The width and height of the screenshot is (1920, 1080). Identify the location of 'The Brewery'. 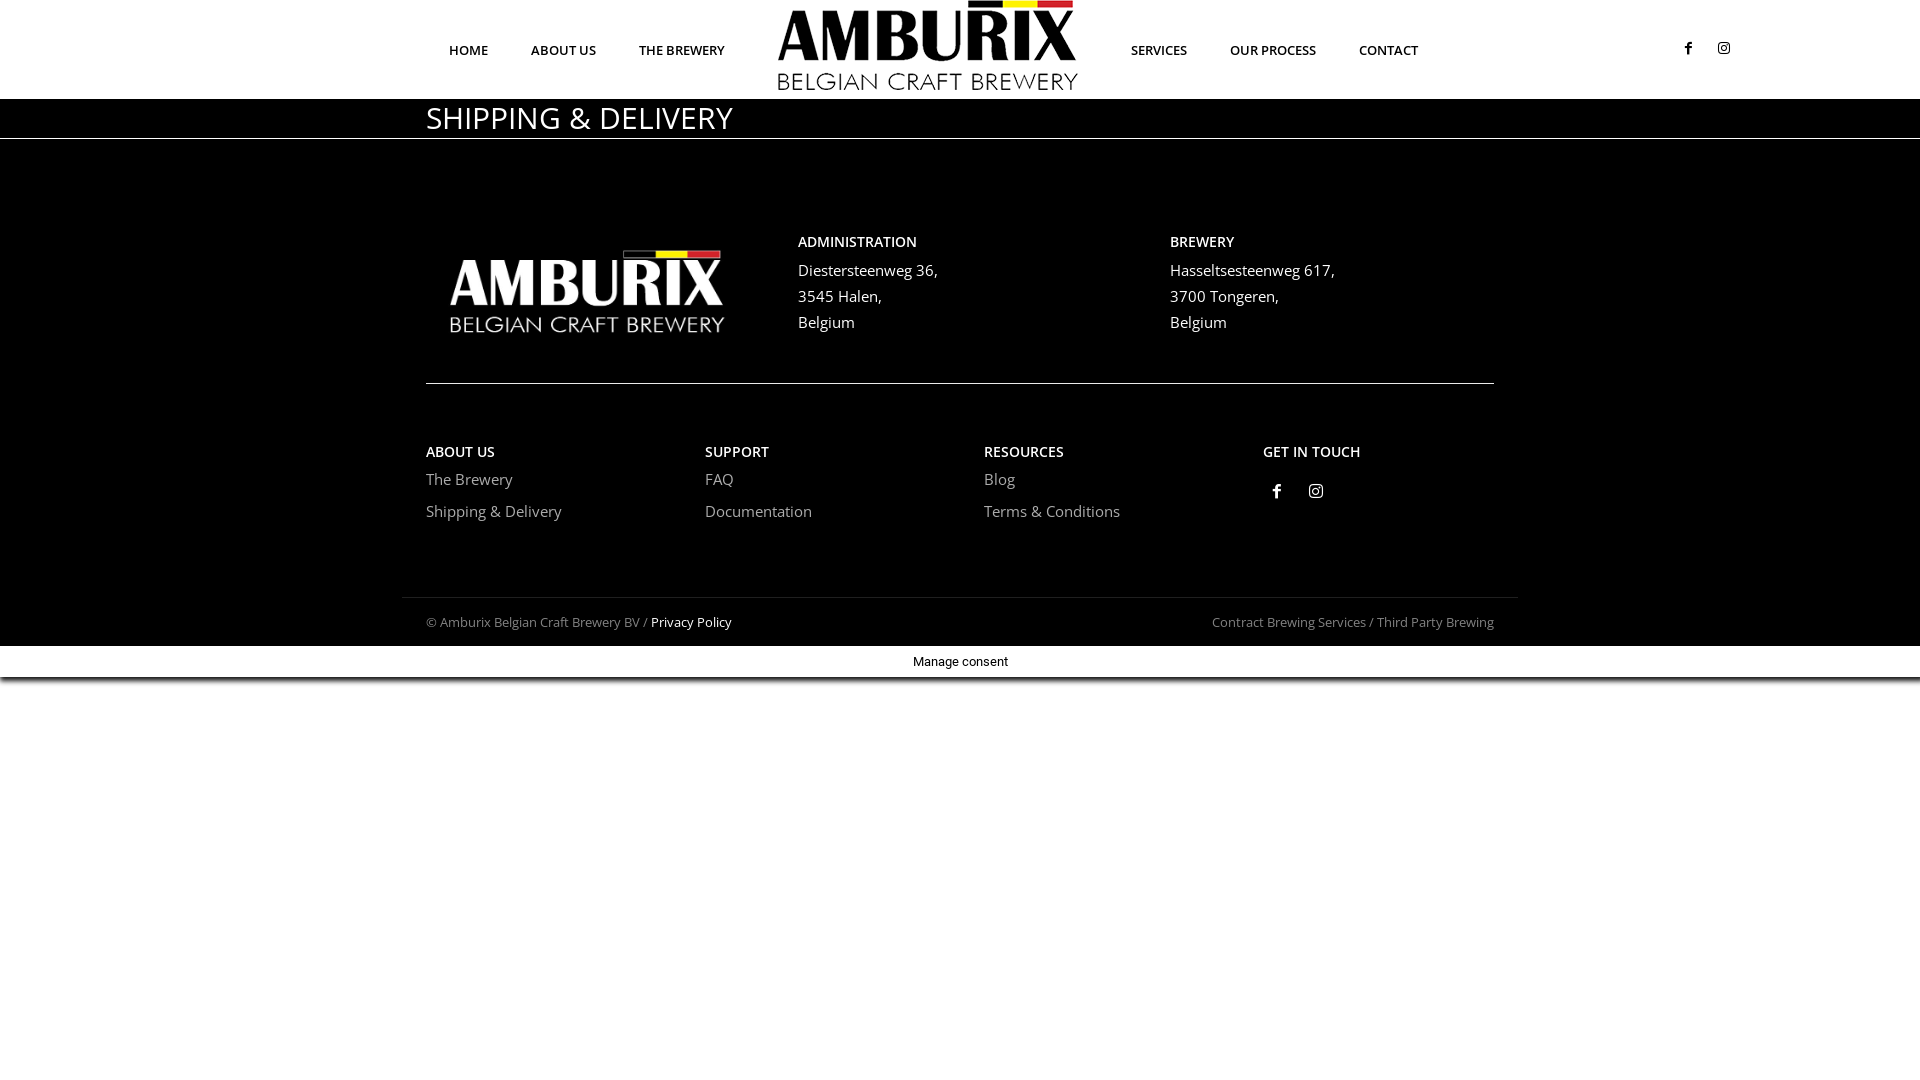
(468, 478).